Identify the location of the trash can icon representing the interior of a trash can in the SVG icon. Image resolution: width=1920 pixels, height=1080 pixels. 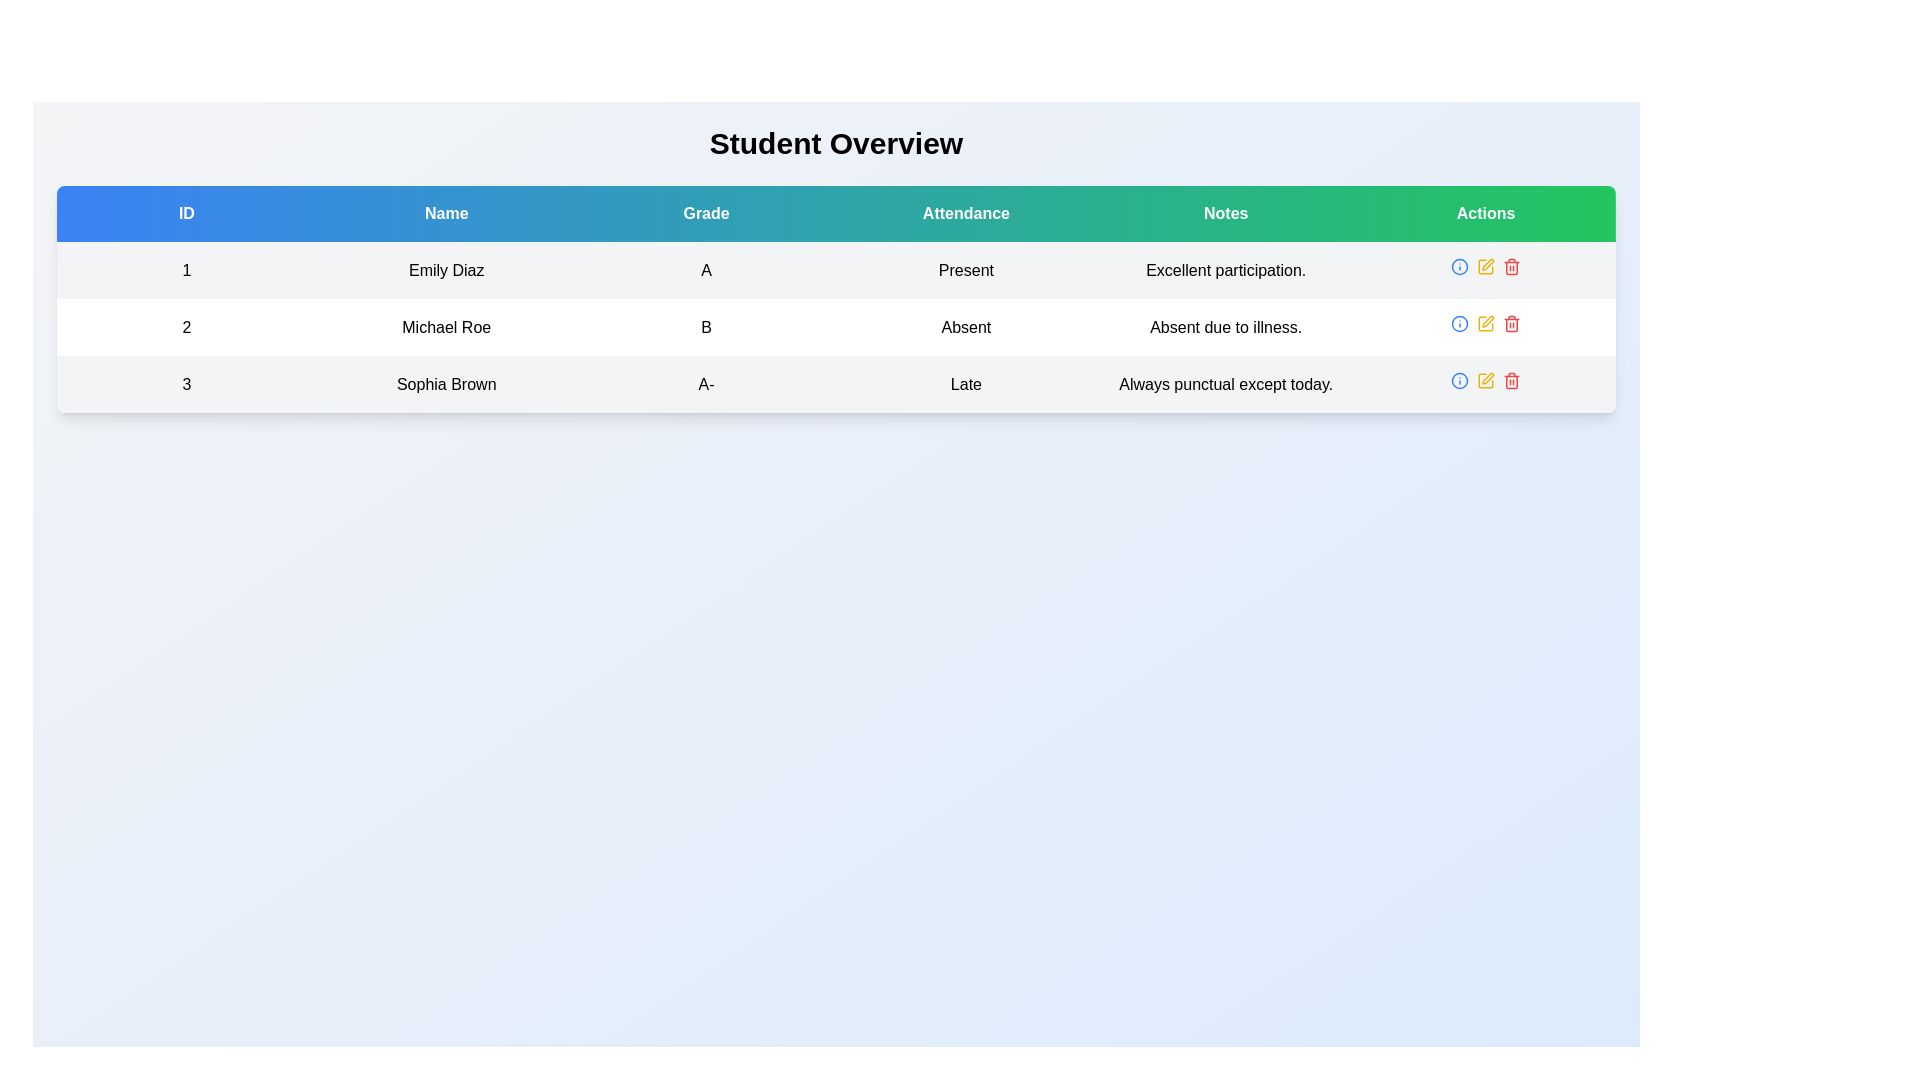
(1512, 382).